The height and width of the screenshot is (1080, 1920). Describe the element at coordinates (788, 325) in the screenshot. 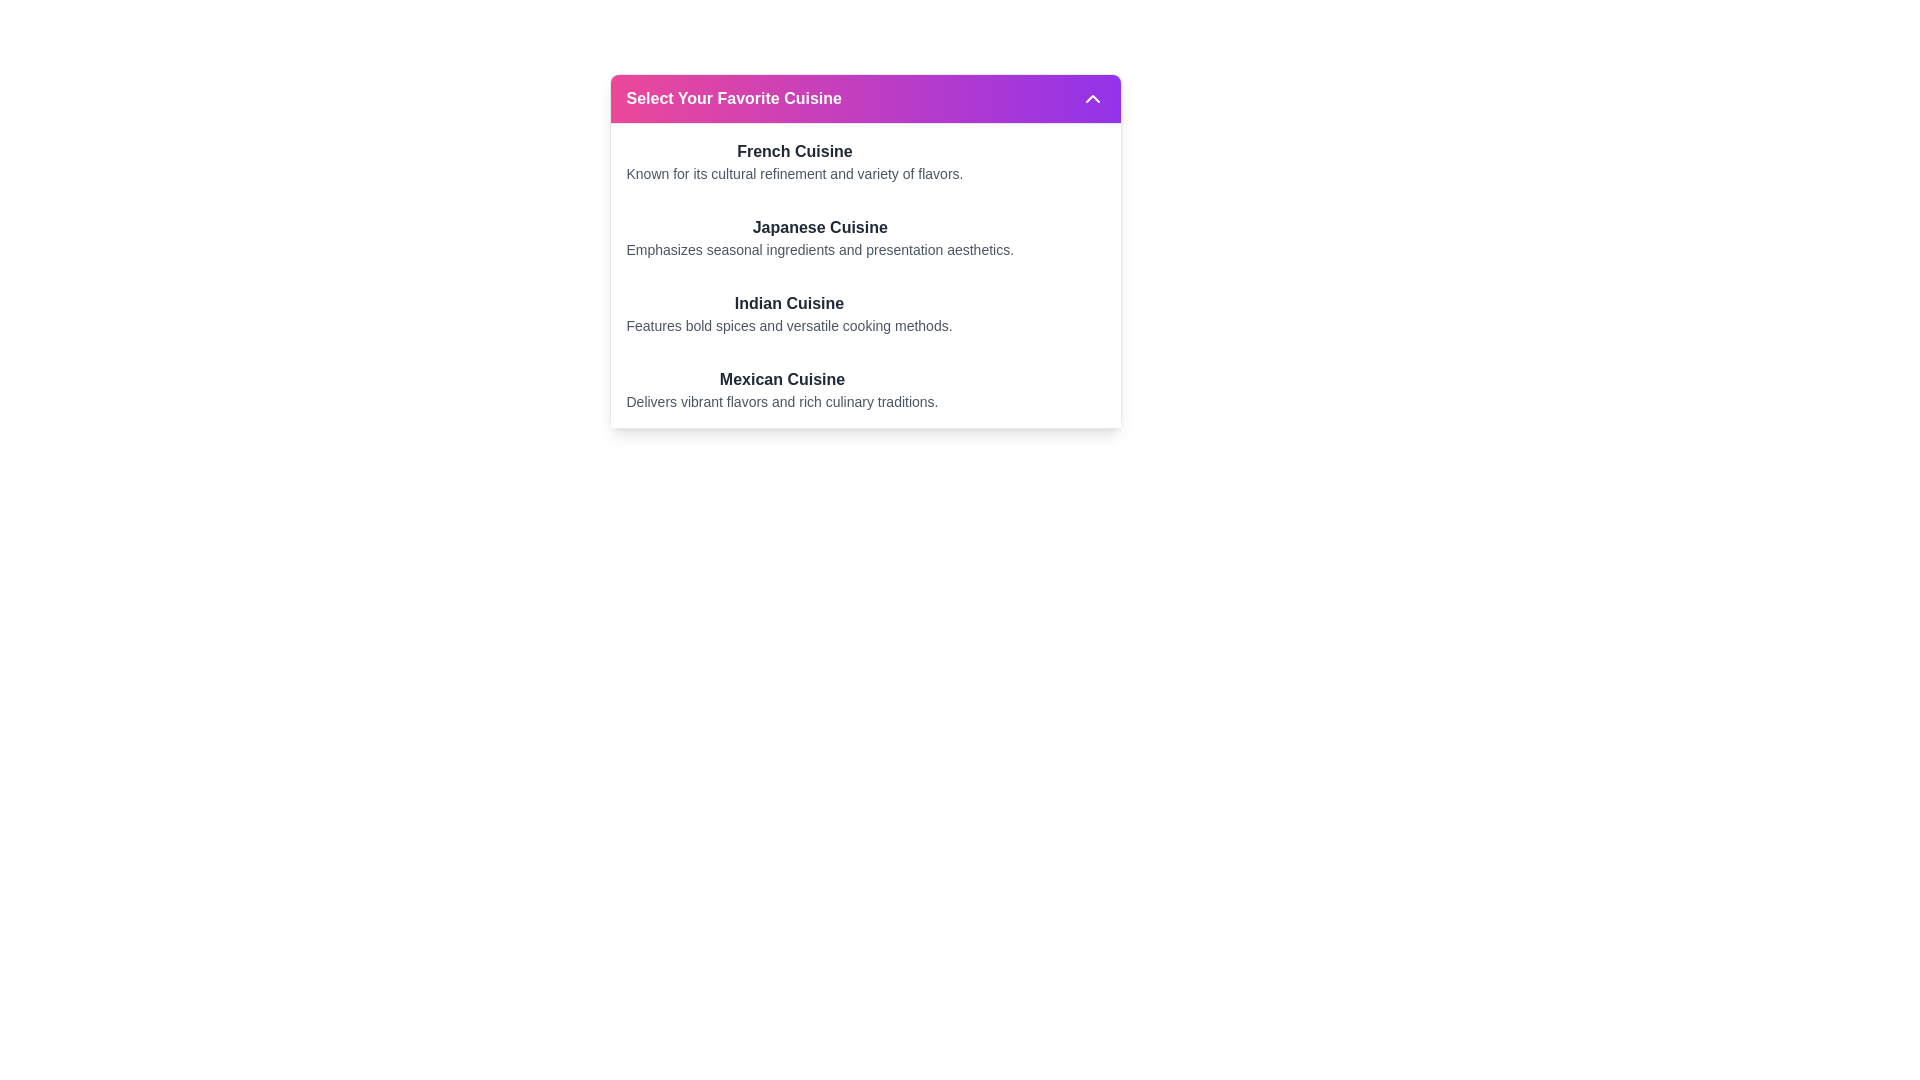

I see `the text element that says 'Features bold spices and versatile cooking methods.', which is styled with a smaller font and gray color, located directly below the title 'Indian Cuisine'` at that location.